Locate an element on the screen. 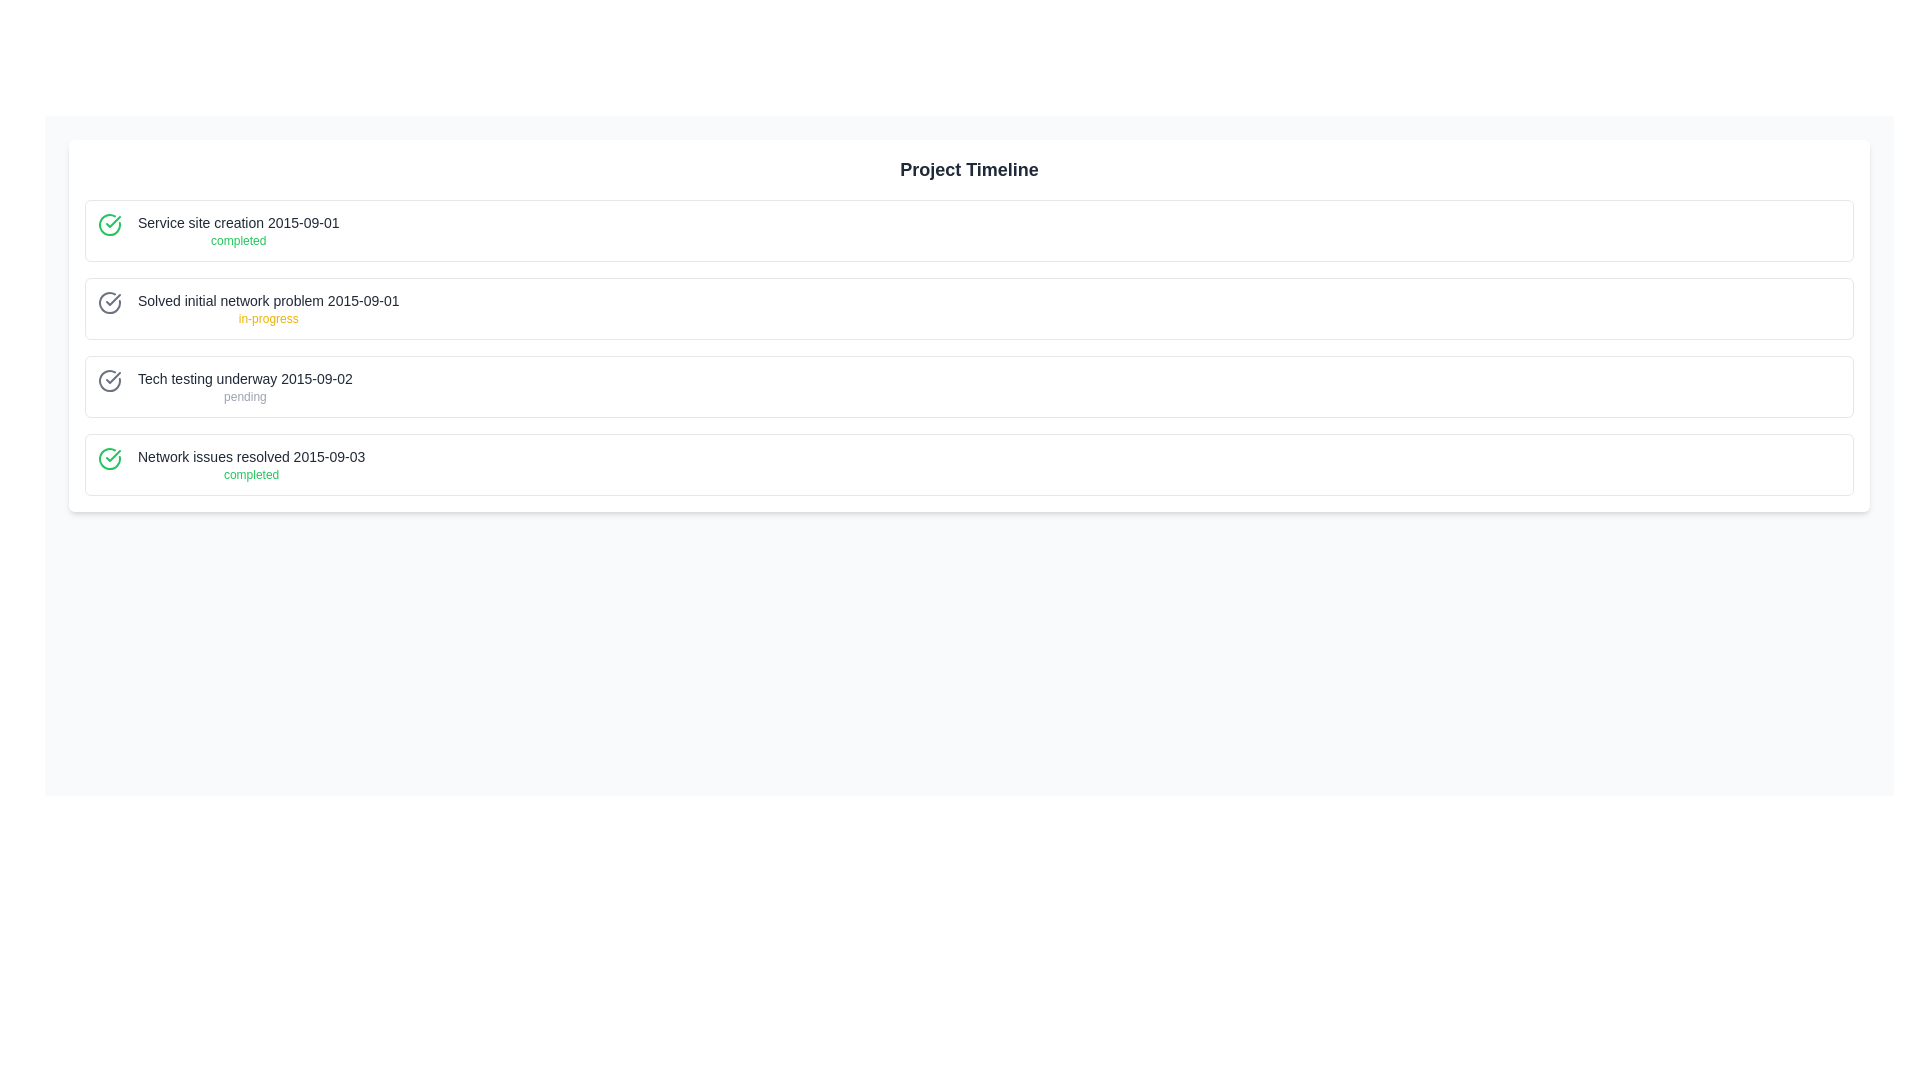 Image resolution: width=1920 pixels, height=1080 pixels. status label indicating the current status of the associated timeline entry as 'pending', located below 'Tech testing underway 2015-09-02' in the third entry of a vertical list of status items is located at coordinates (244, 397).